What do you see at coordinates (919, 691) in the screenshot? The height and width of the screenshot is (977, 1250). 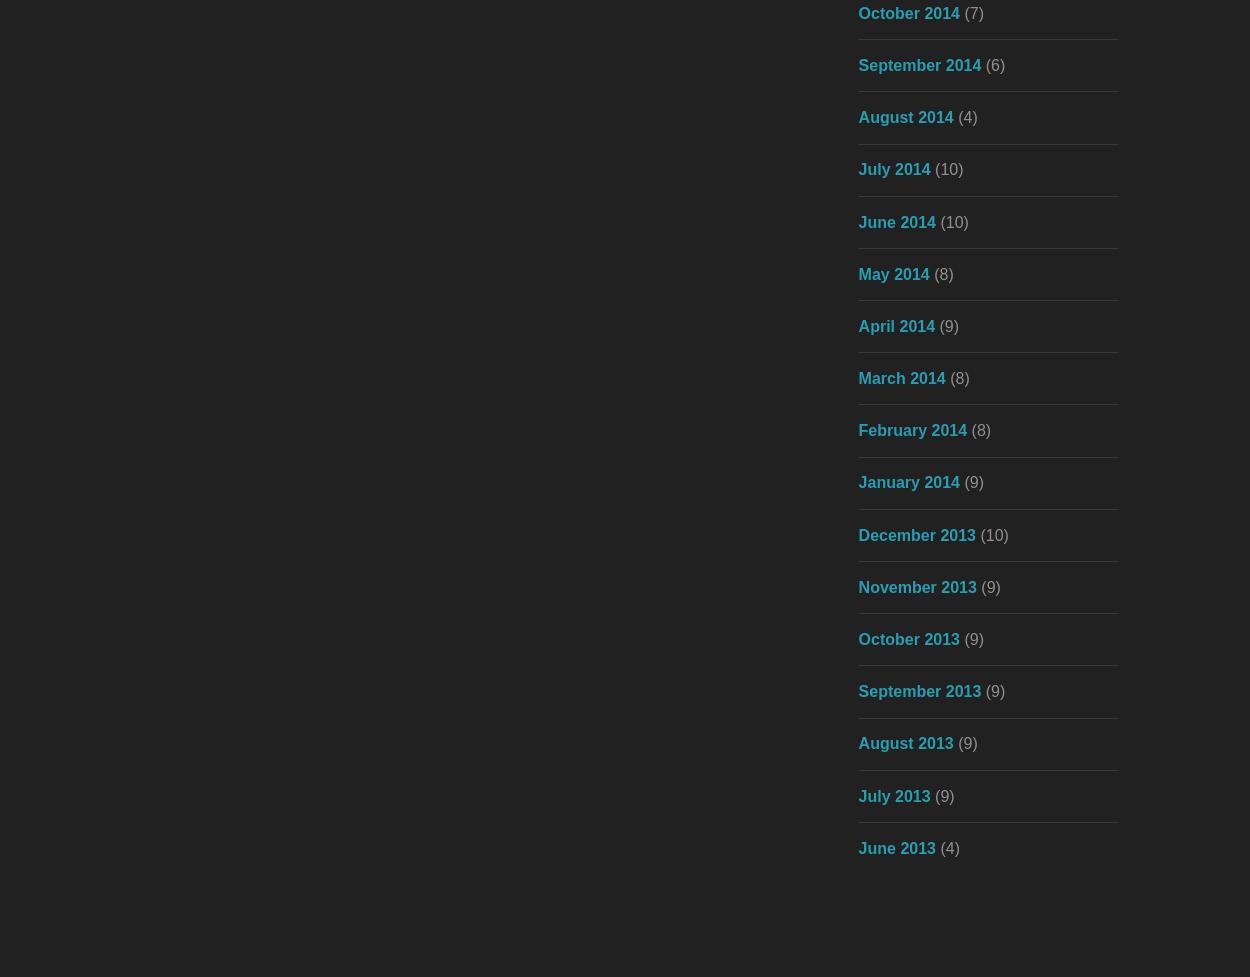 I see `'September 2013'` at bounding box center [919, 691].